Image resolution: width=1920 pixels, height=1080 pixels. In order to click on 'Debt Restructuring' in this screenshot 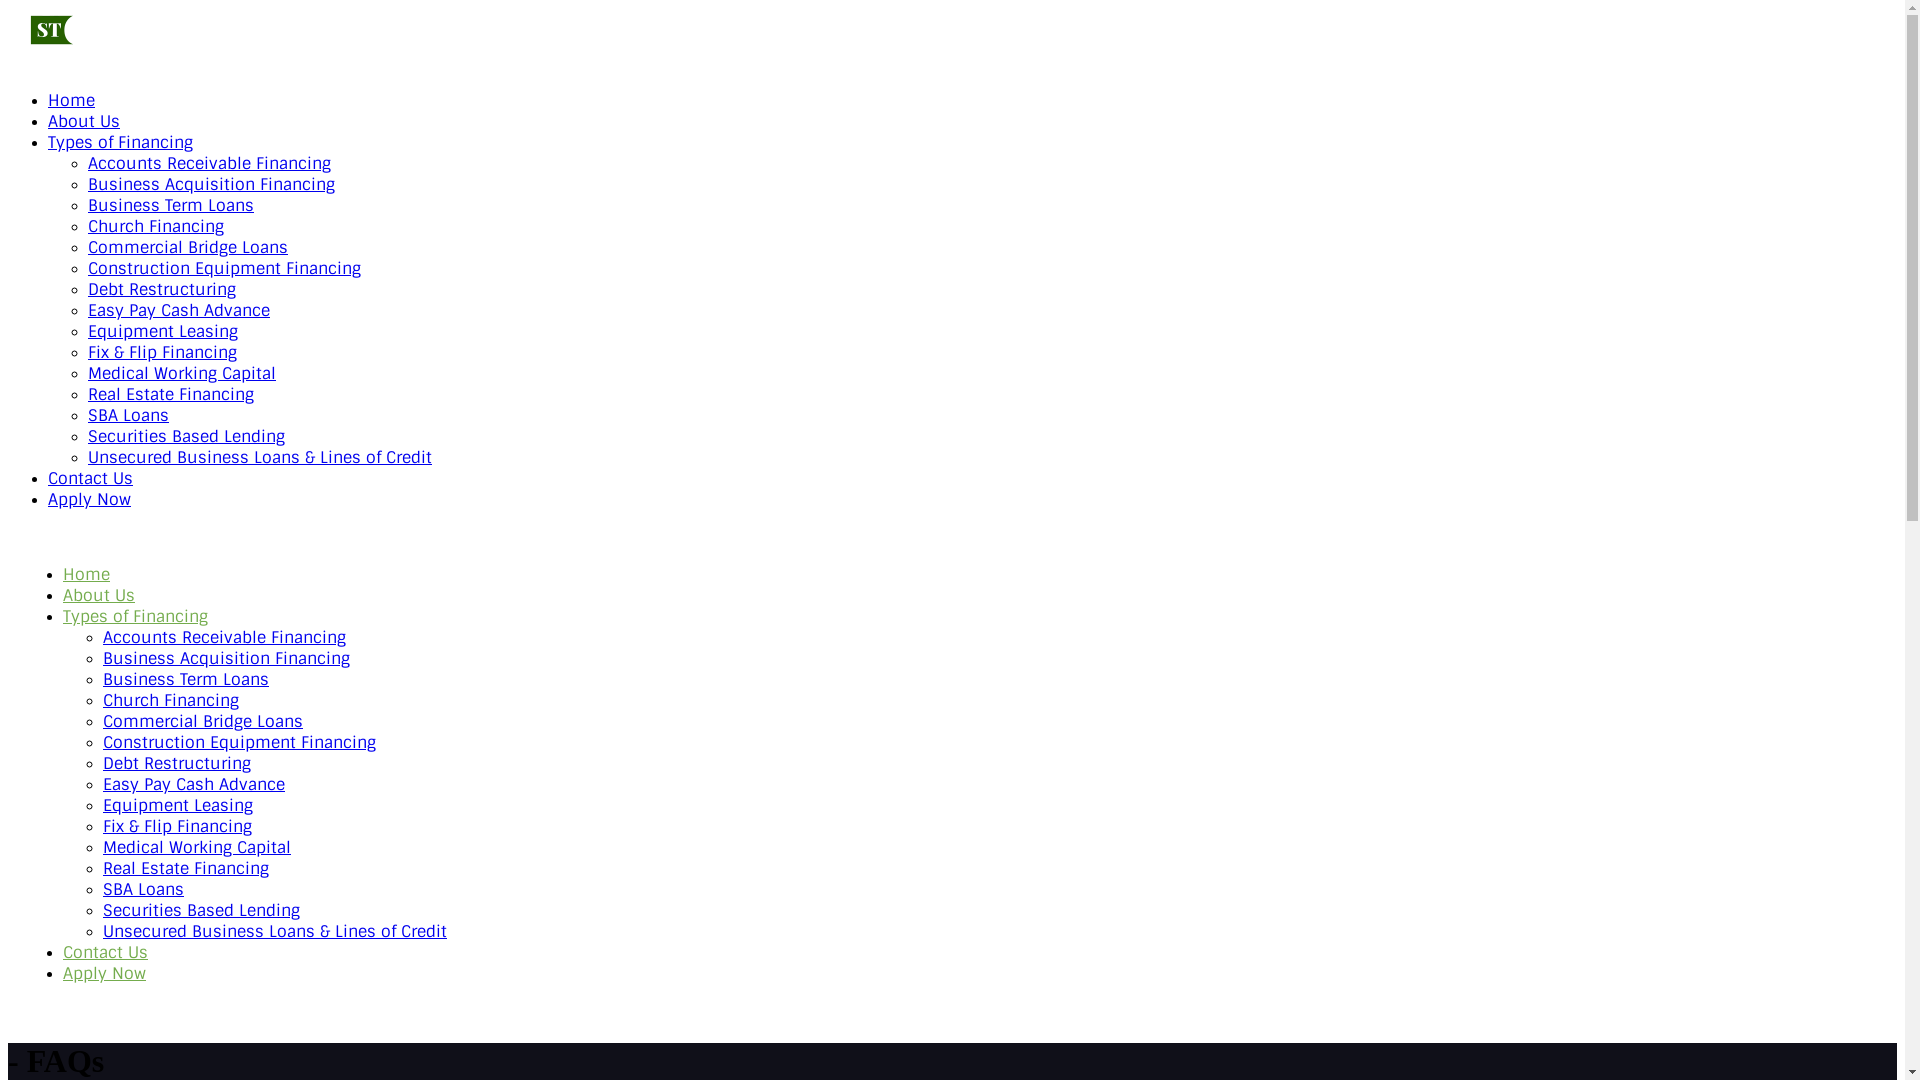, I will do `click(86, 289)`.